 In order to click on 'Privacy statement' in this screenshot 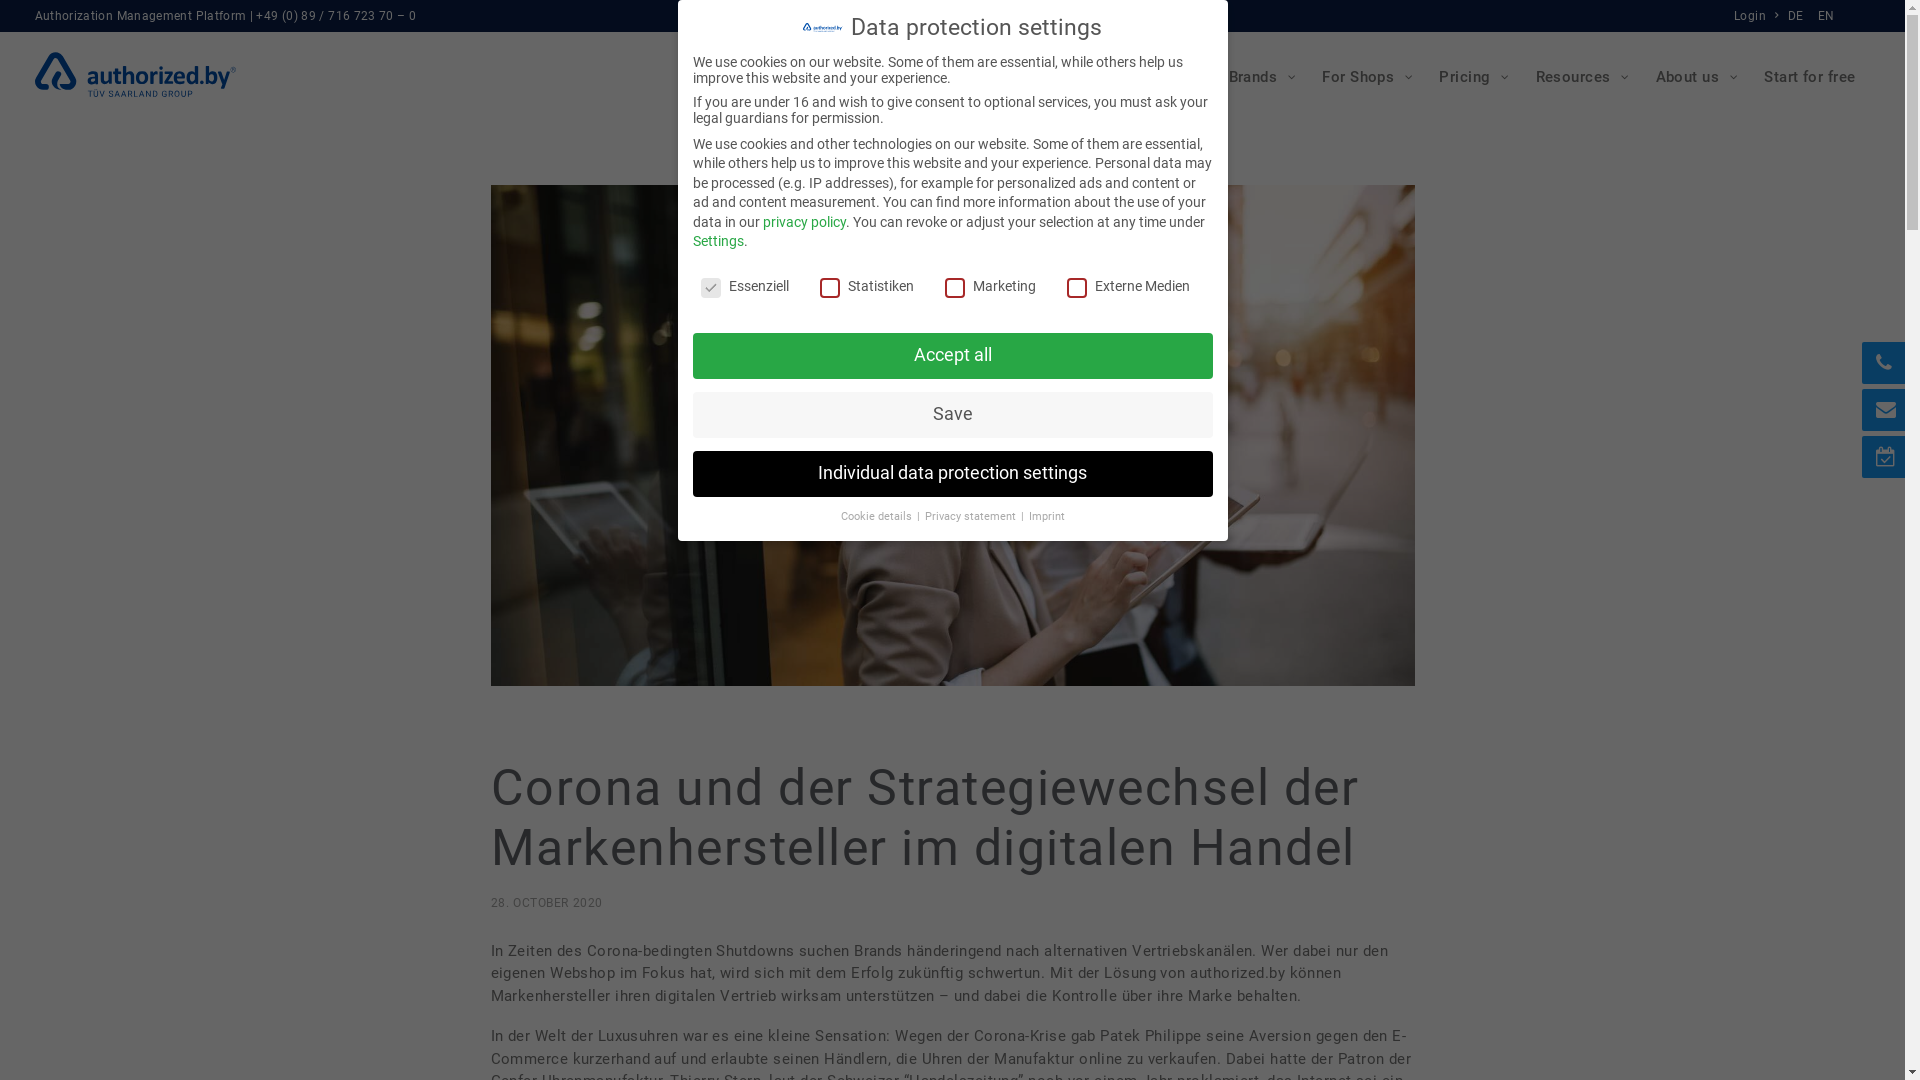, I will do `click(970, 515)`.